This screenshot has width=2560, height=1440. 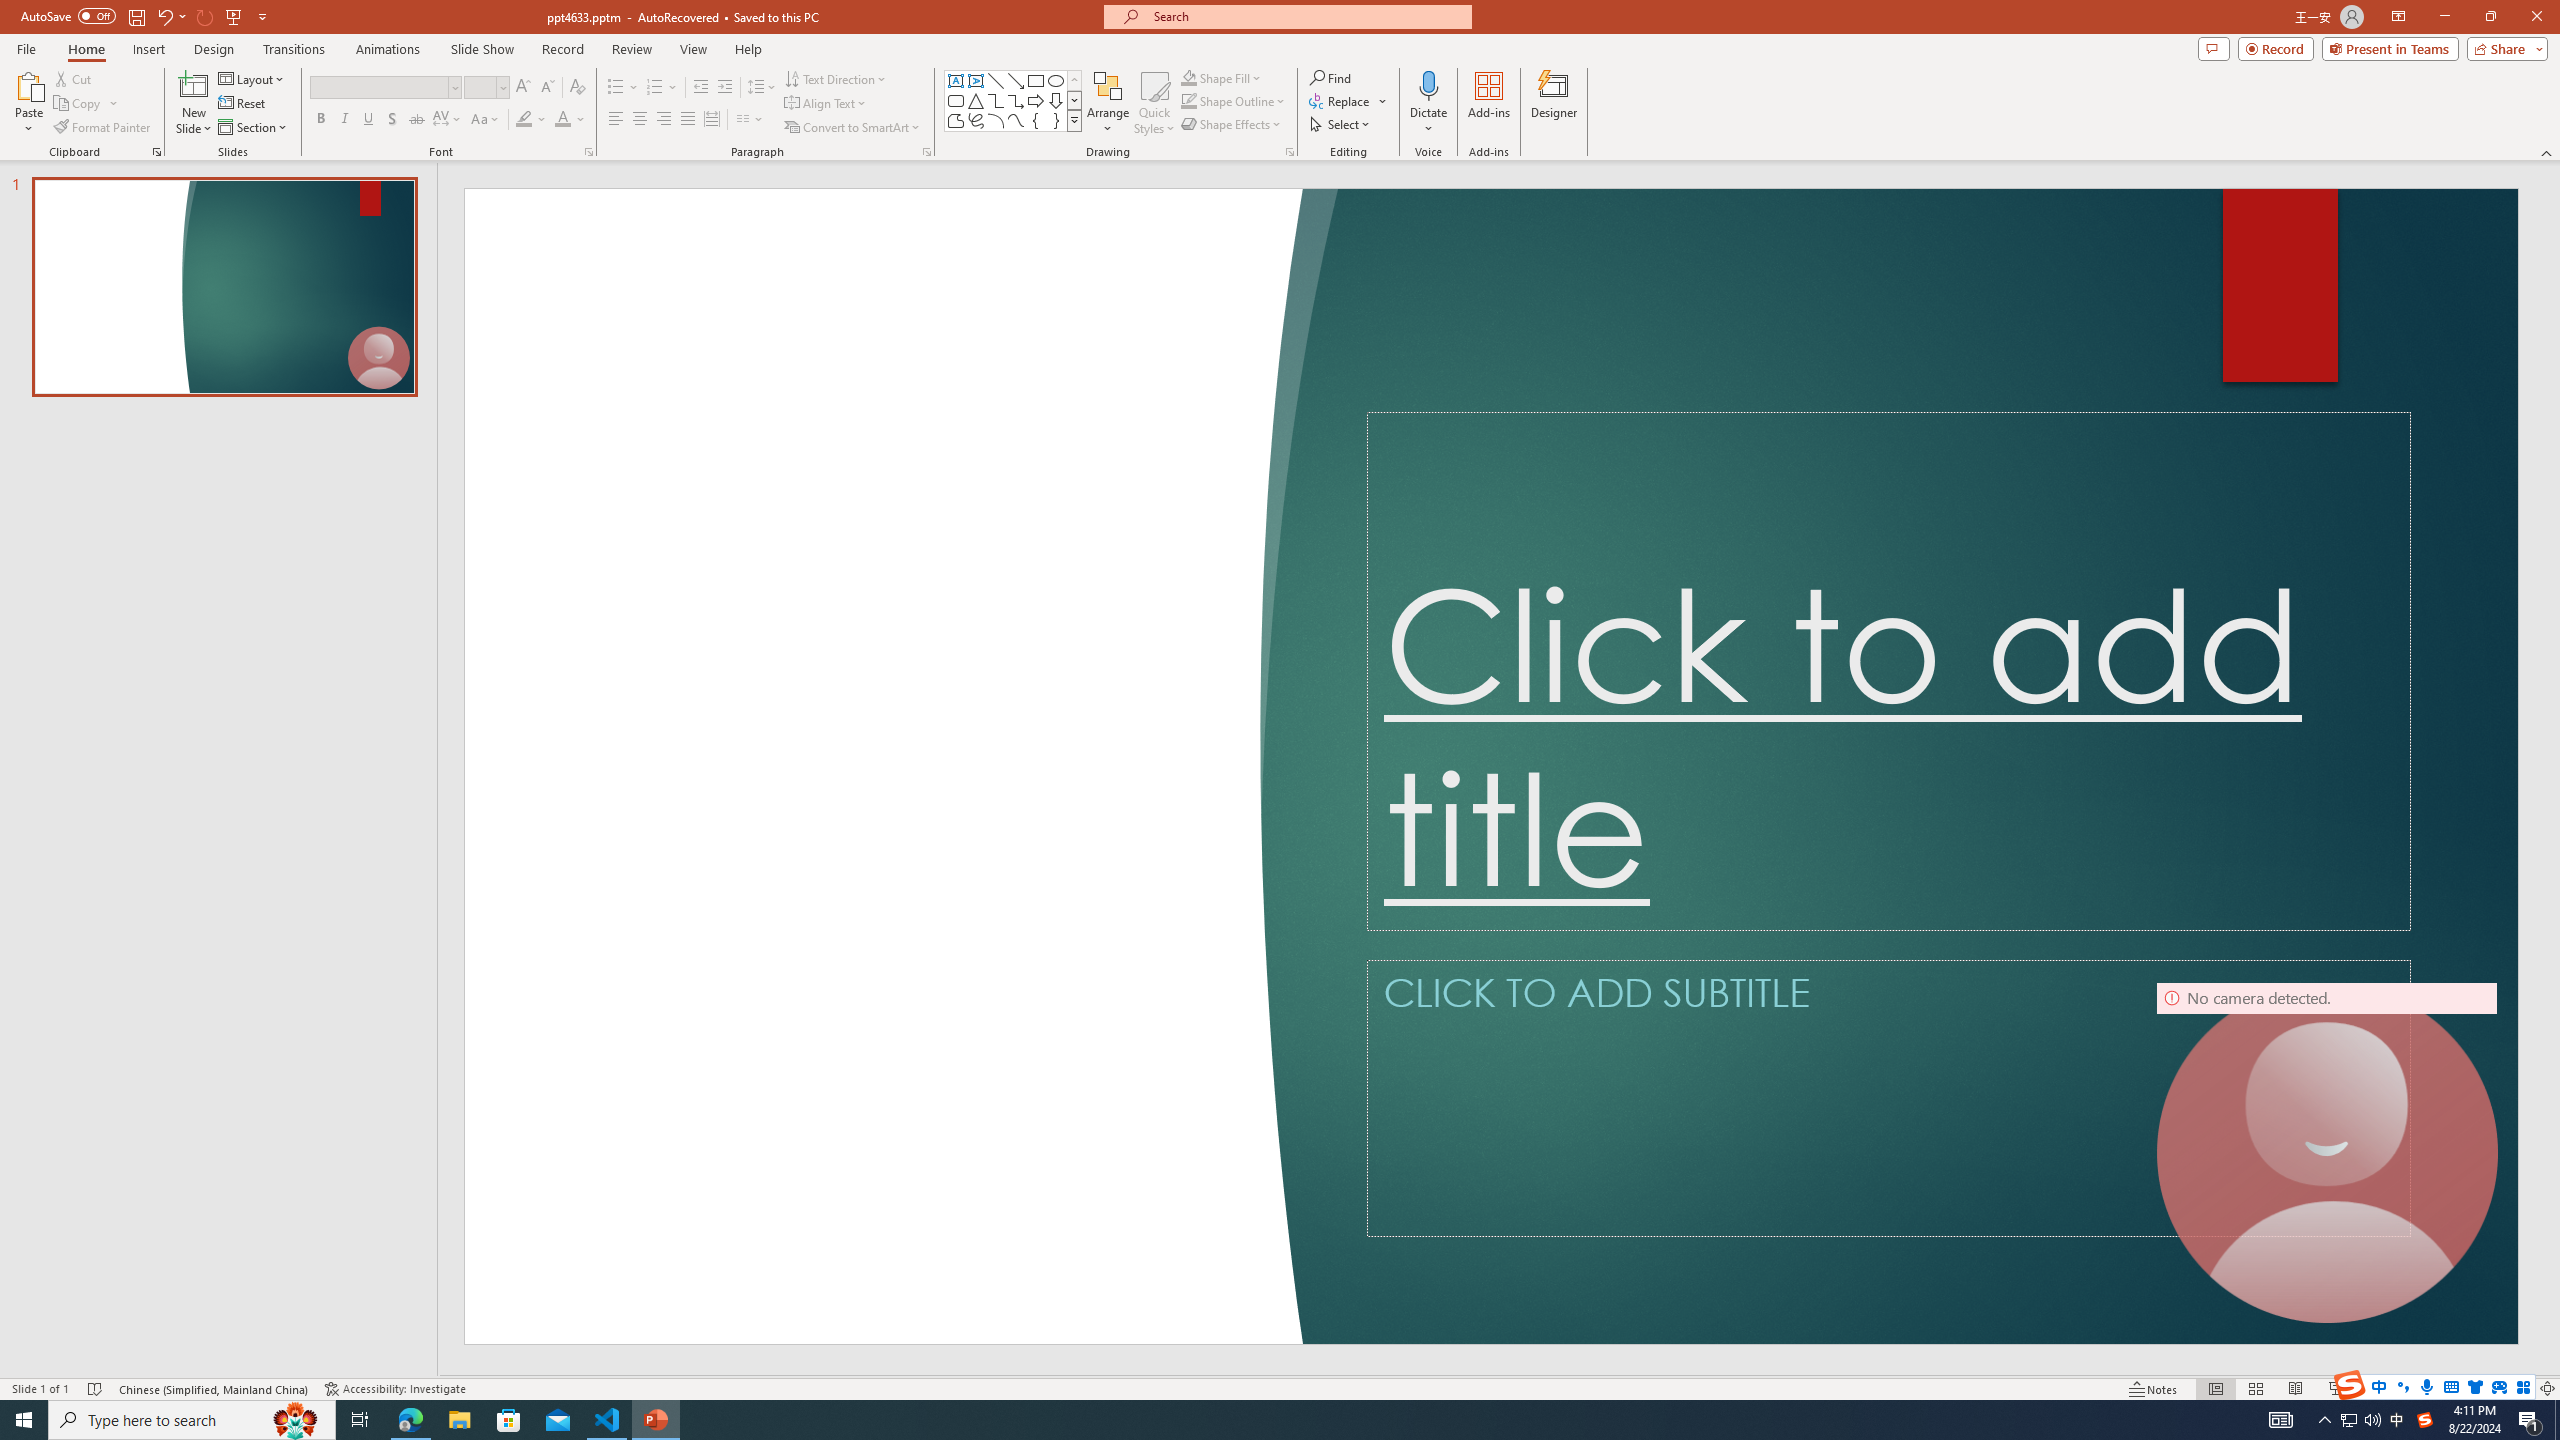 I want to click on 'Office Clipboard...', so click(x=155, y=150).